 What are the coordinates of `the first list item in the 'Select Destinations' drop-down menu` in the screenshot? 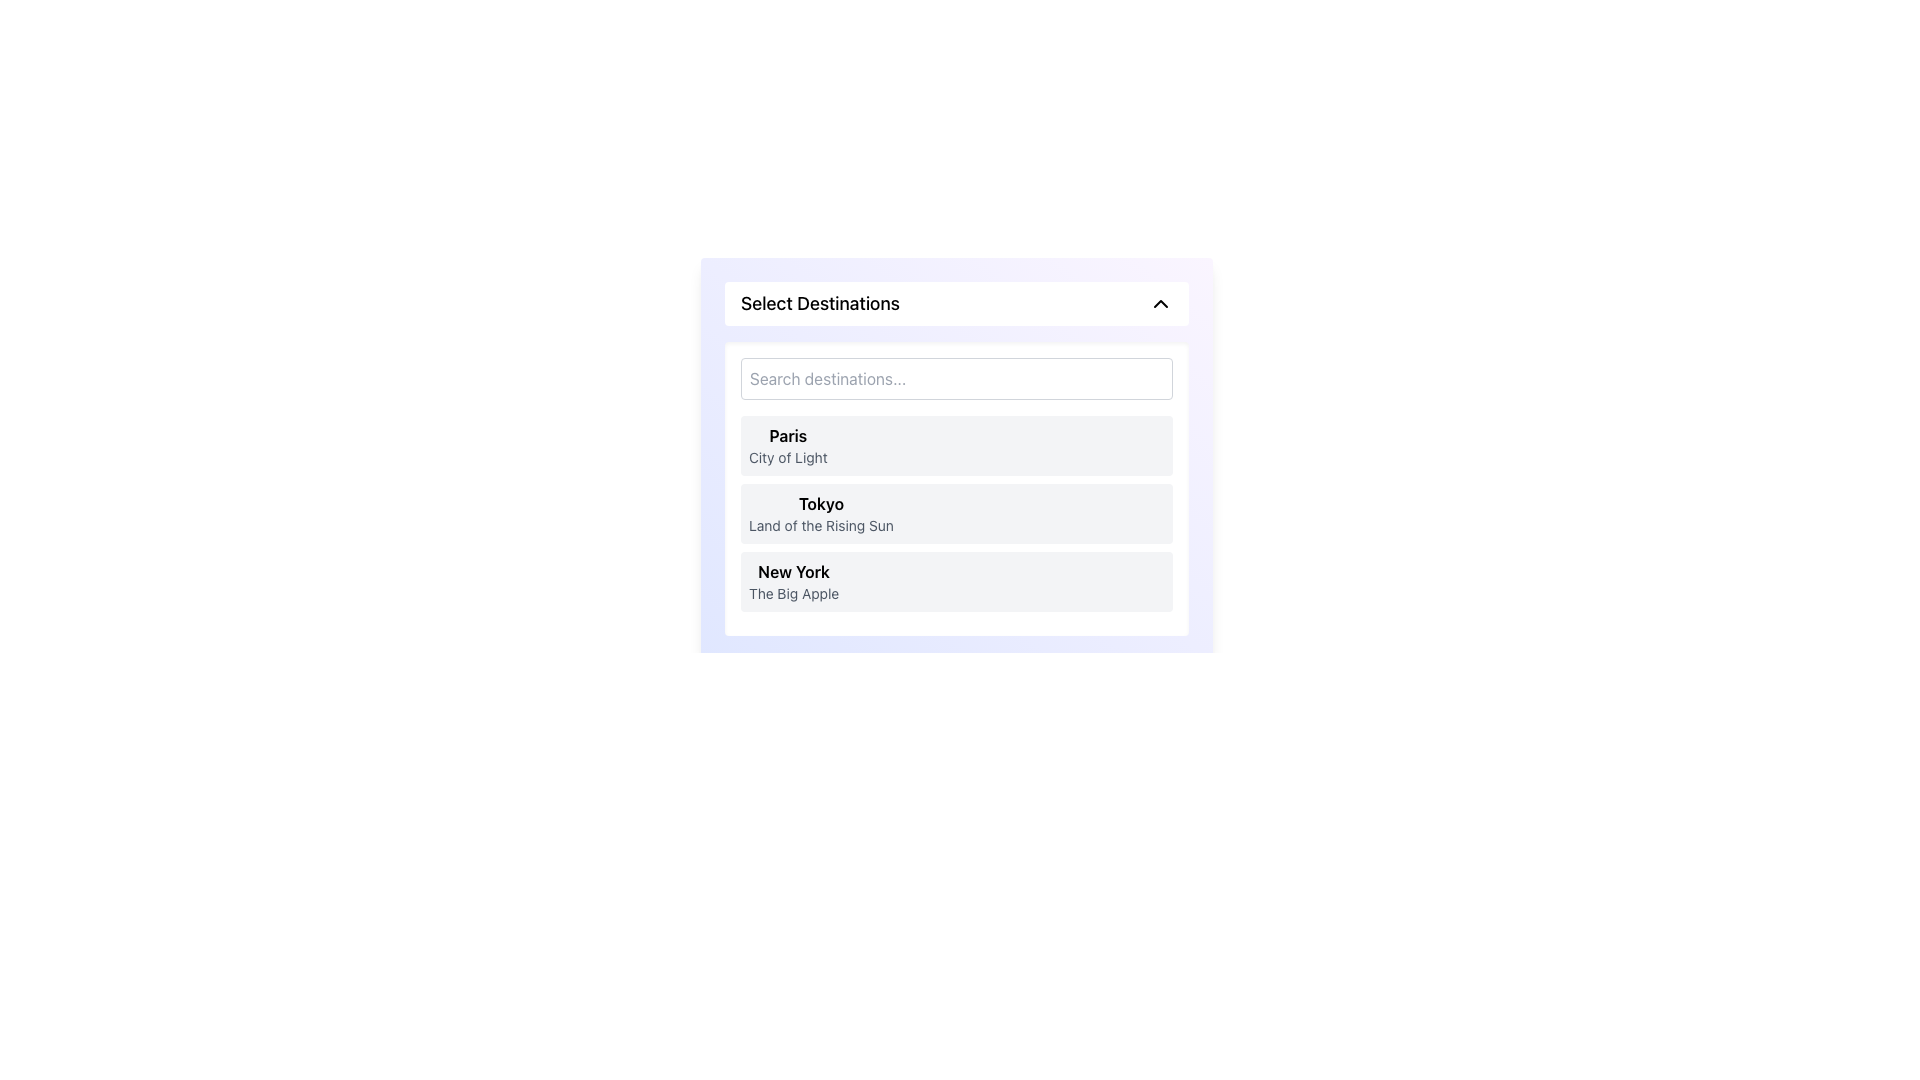 It's located at (955, 459).